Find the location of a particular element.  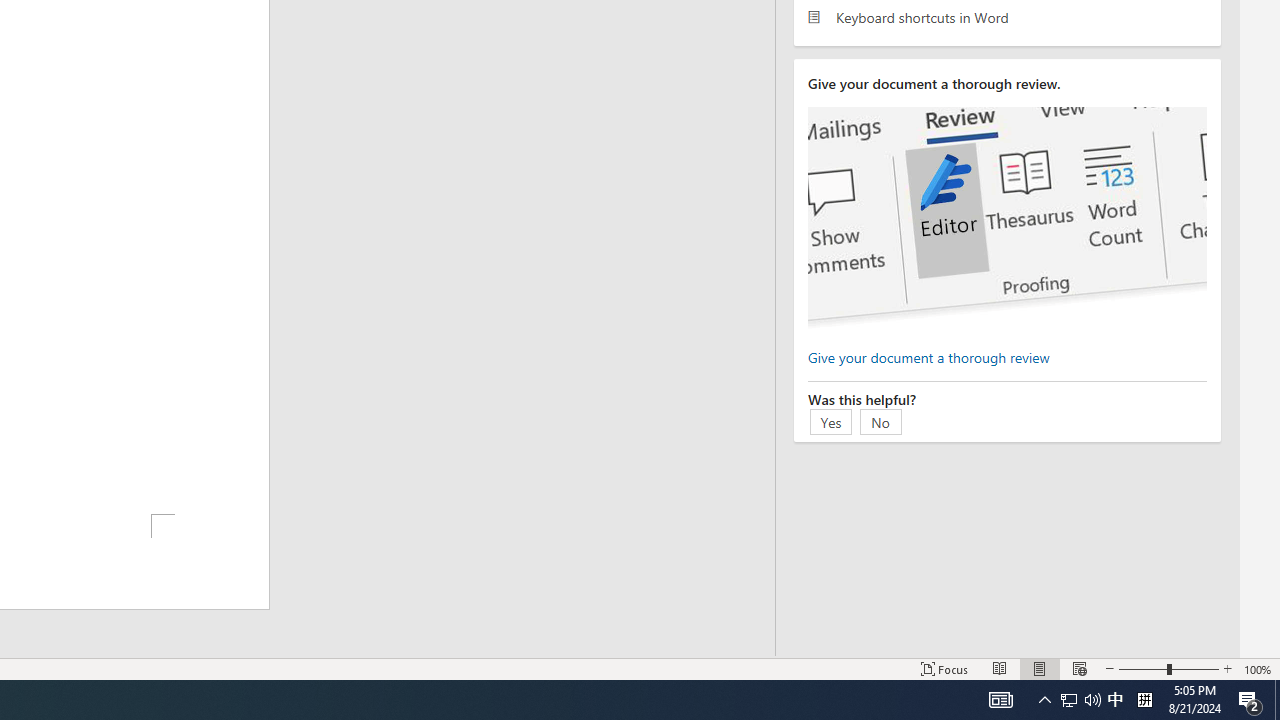

'Print Layout' is located at coordinates (1040, 669).